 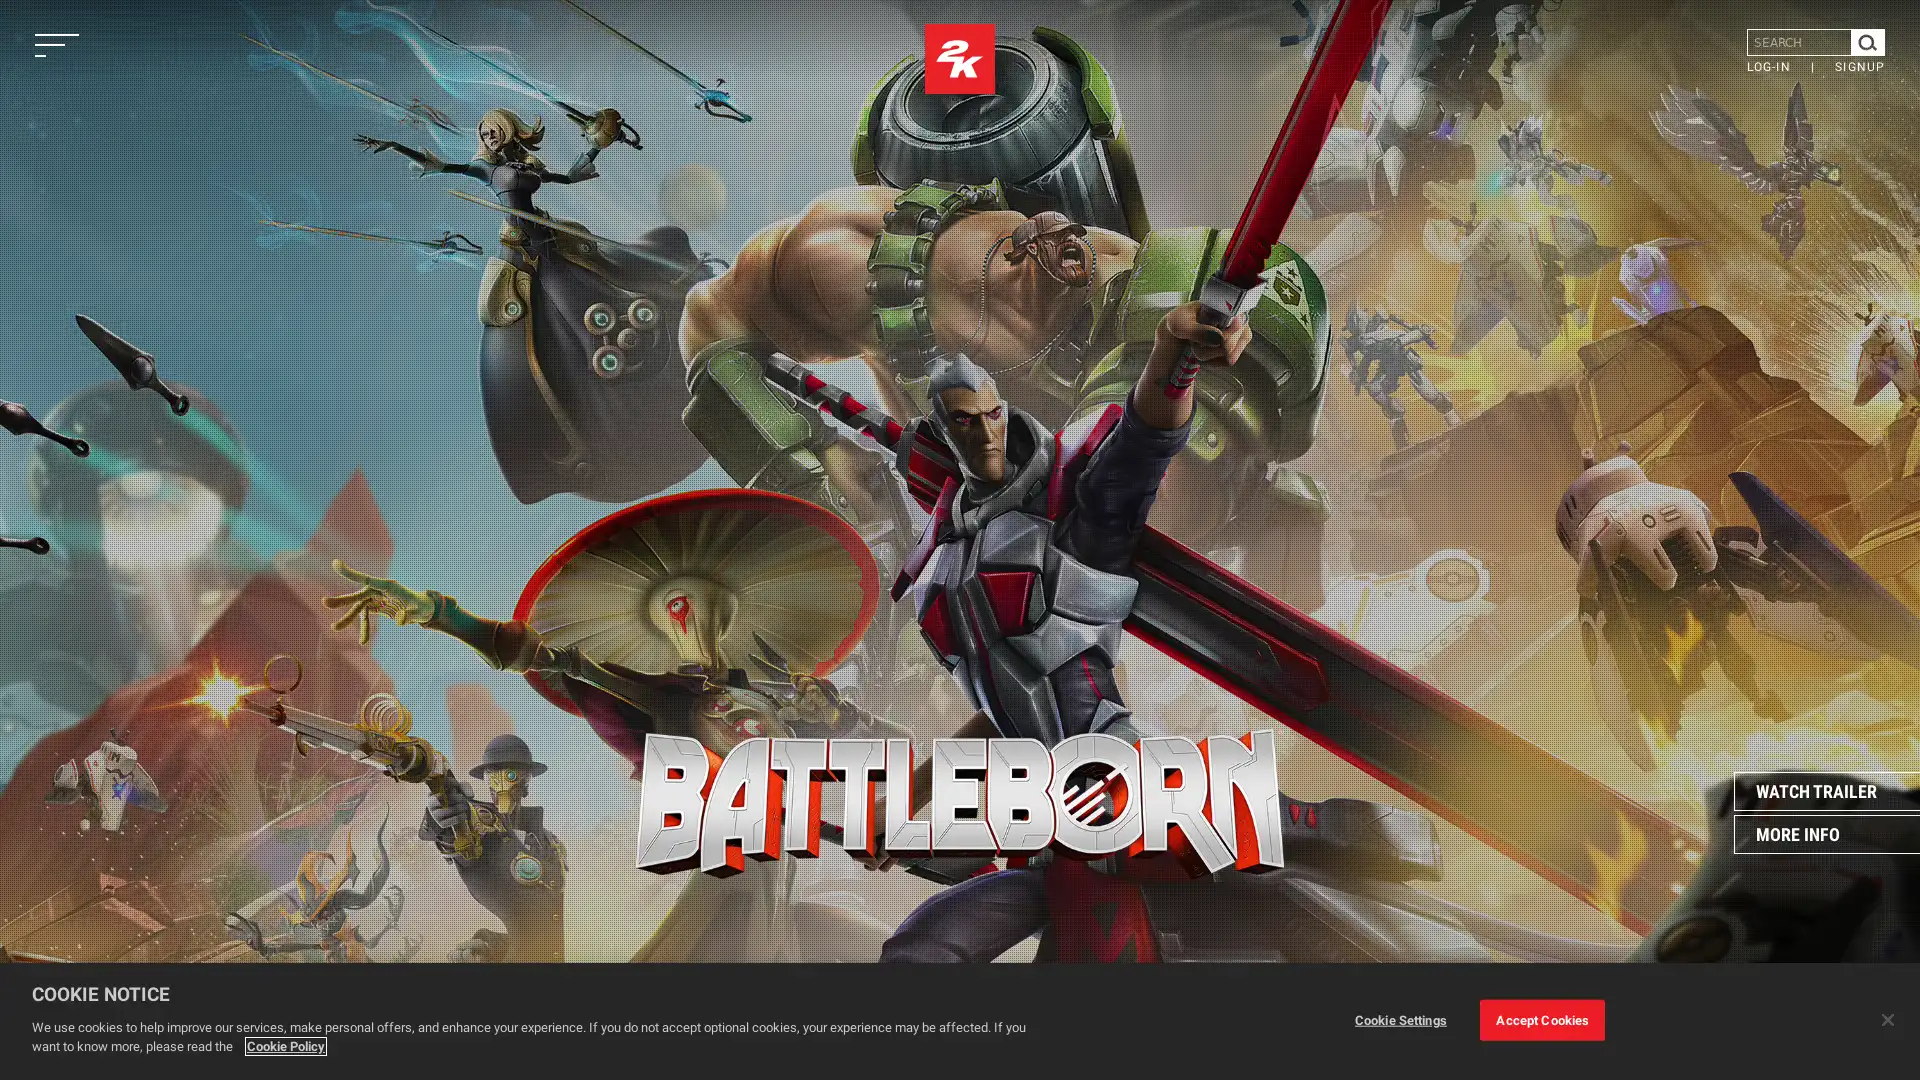 What do you see at coordinates (1886, 1018) in the screenshot?
I see `Close` at bounding box center [1886, 1018].